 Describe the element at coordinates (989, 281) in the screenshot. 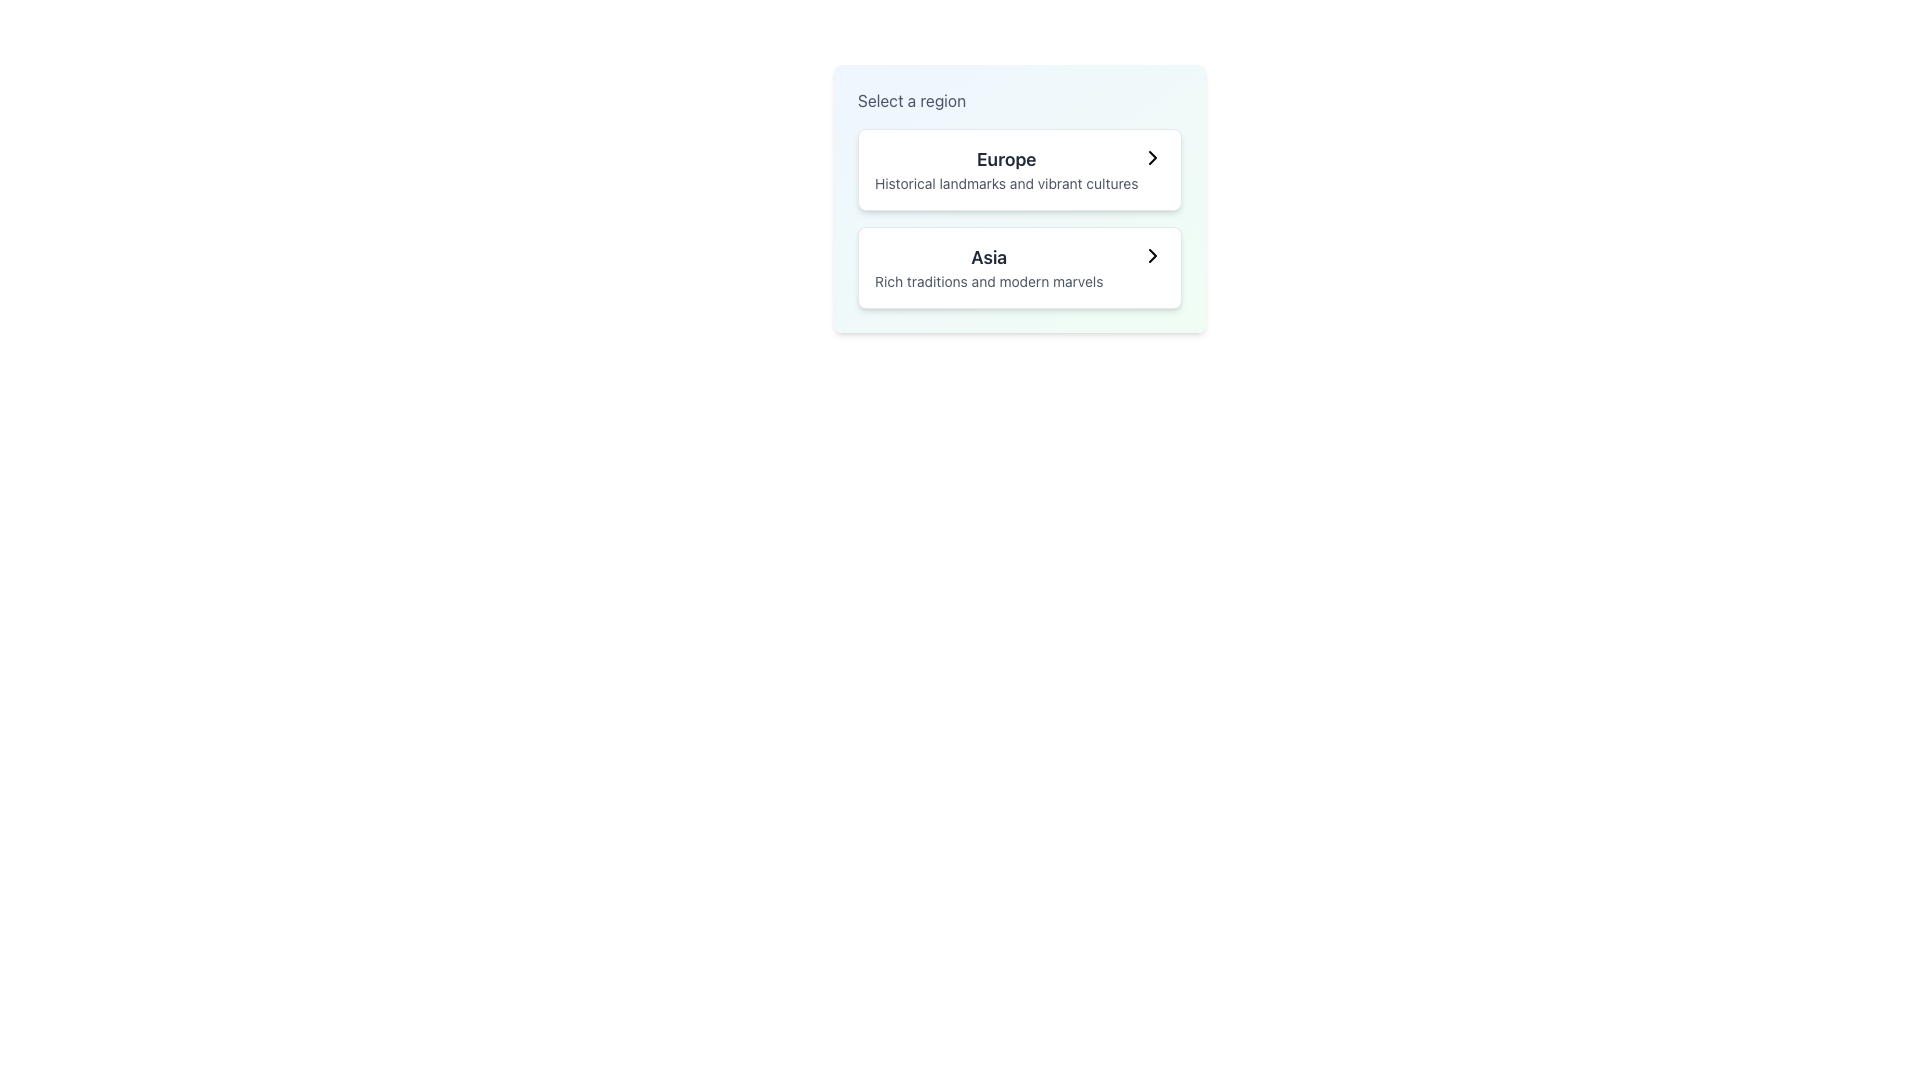

I see `the descriptive subtitle text element located beneath the 'Asia' title in the card view` at that location.